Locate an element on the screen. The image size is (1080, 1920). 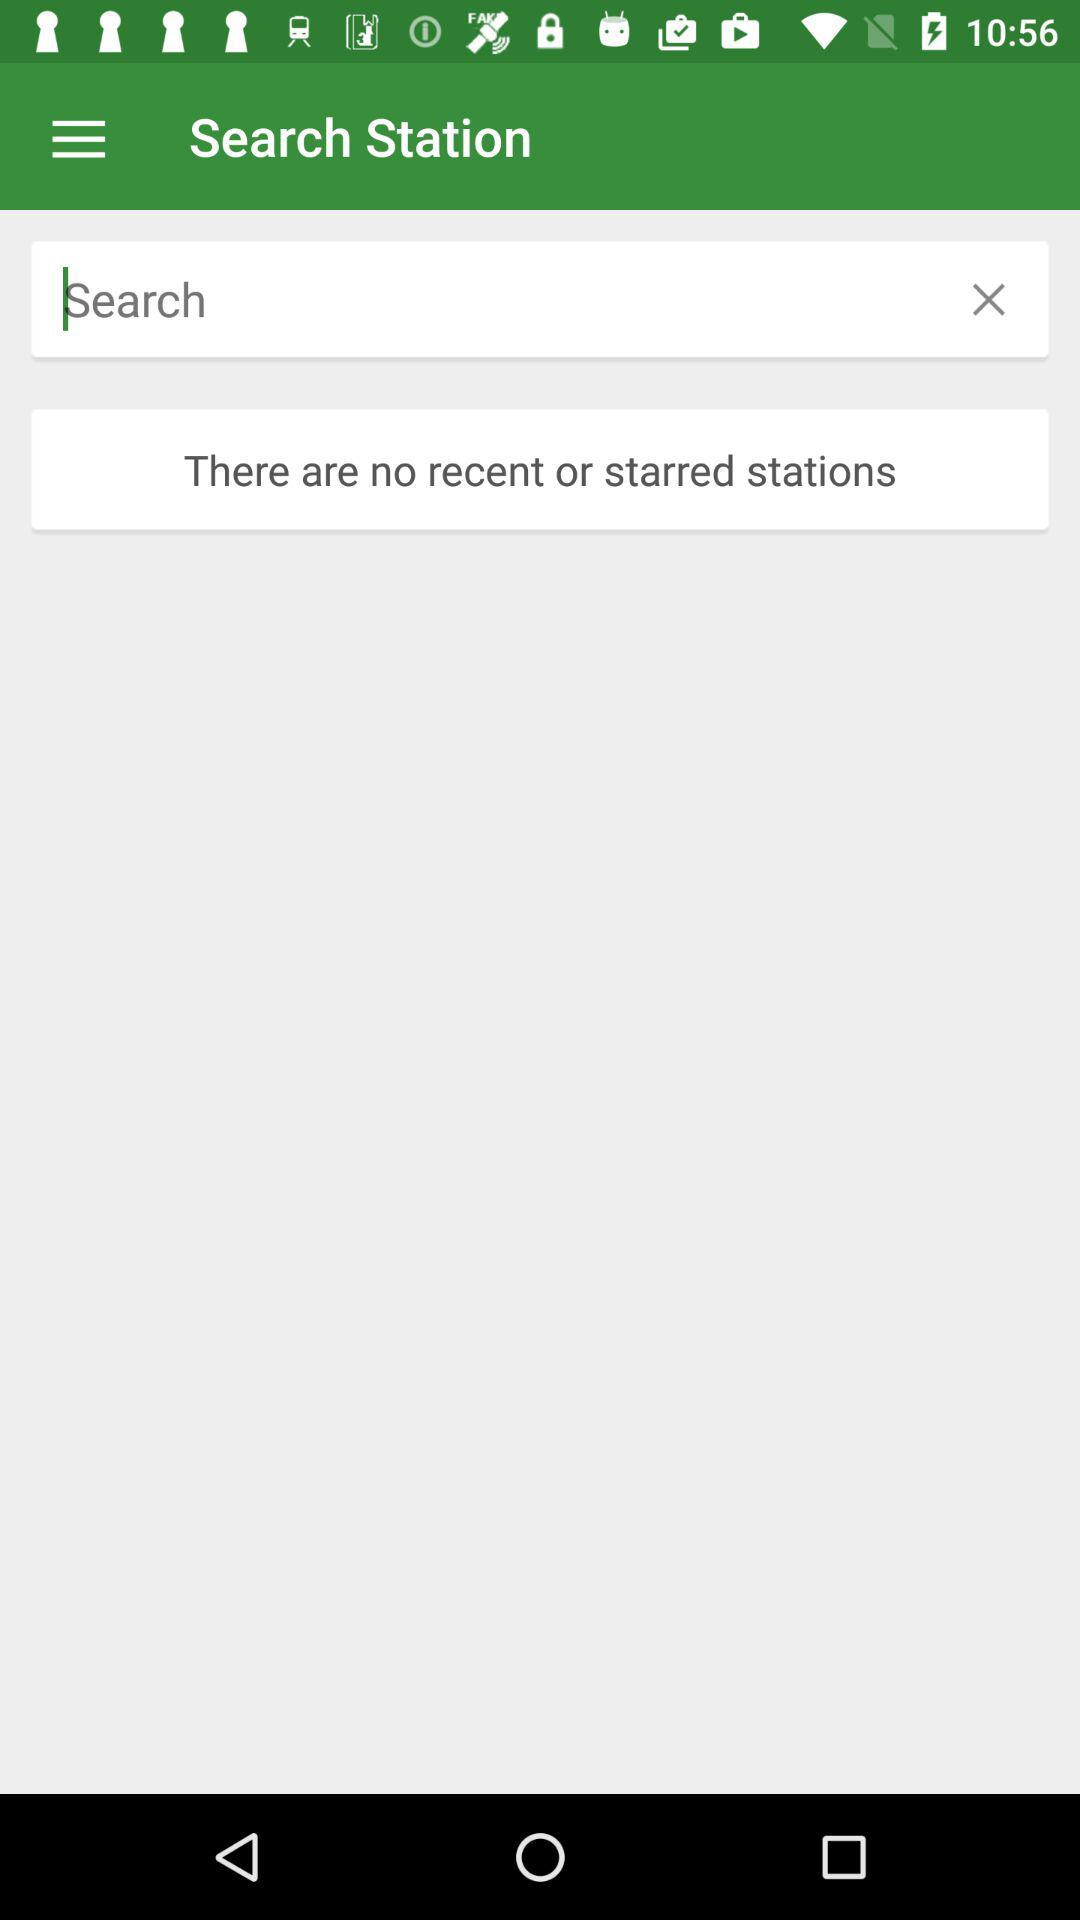
app to the left of the search station app is located at coordinates (88, 135).